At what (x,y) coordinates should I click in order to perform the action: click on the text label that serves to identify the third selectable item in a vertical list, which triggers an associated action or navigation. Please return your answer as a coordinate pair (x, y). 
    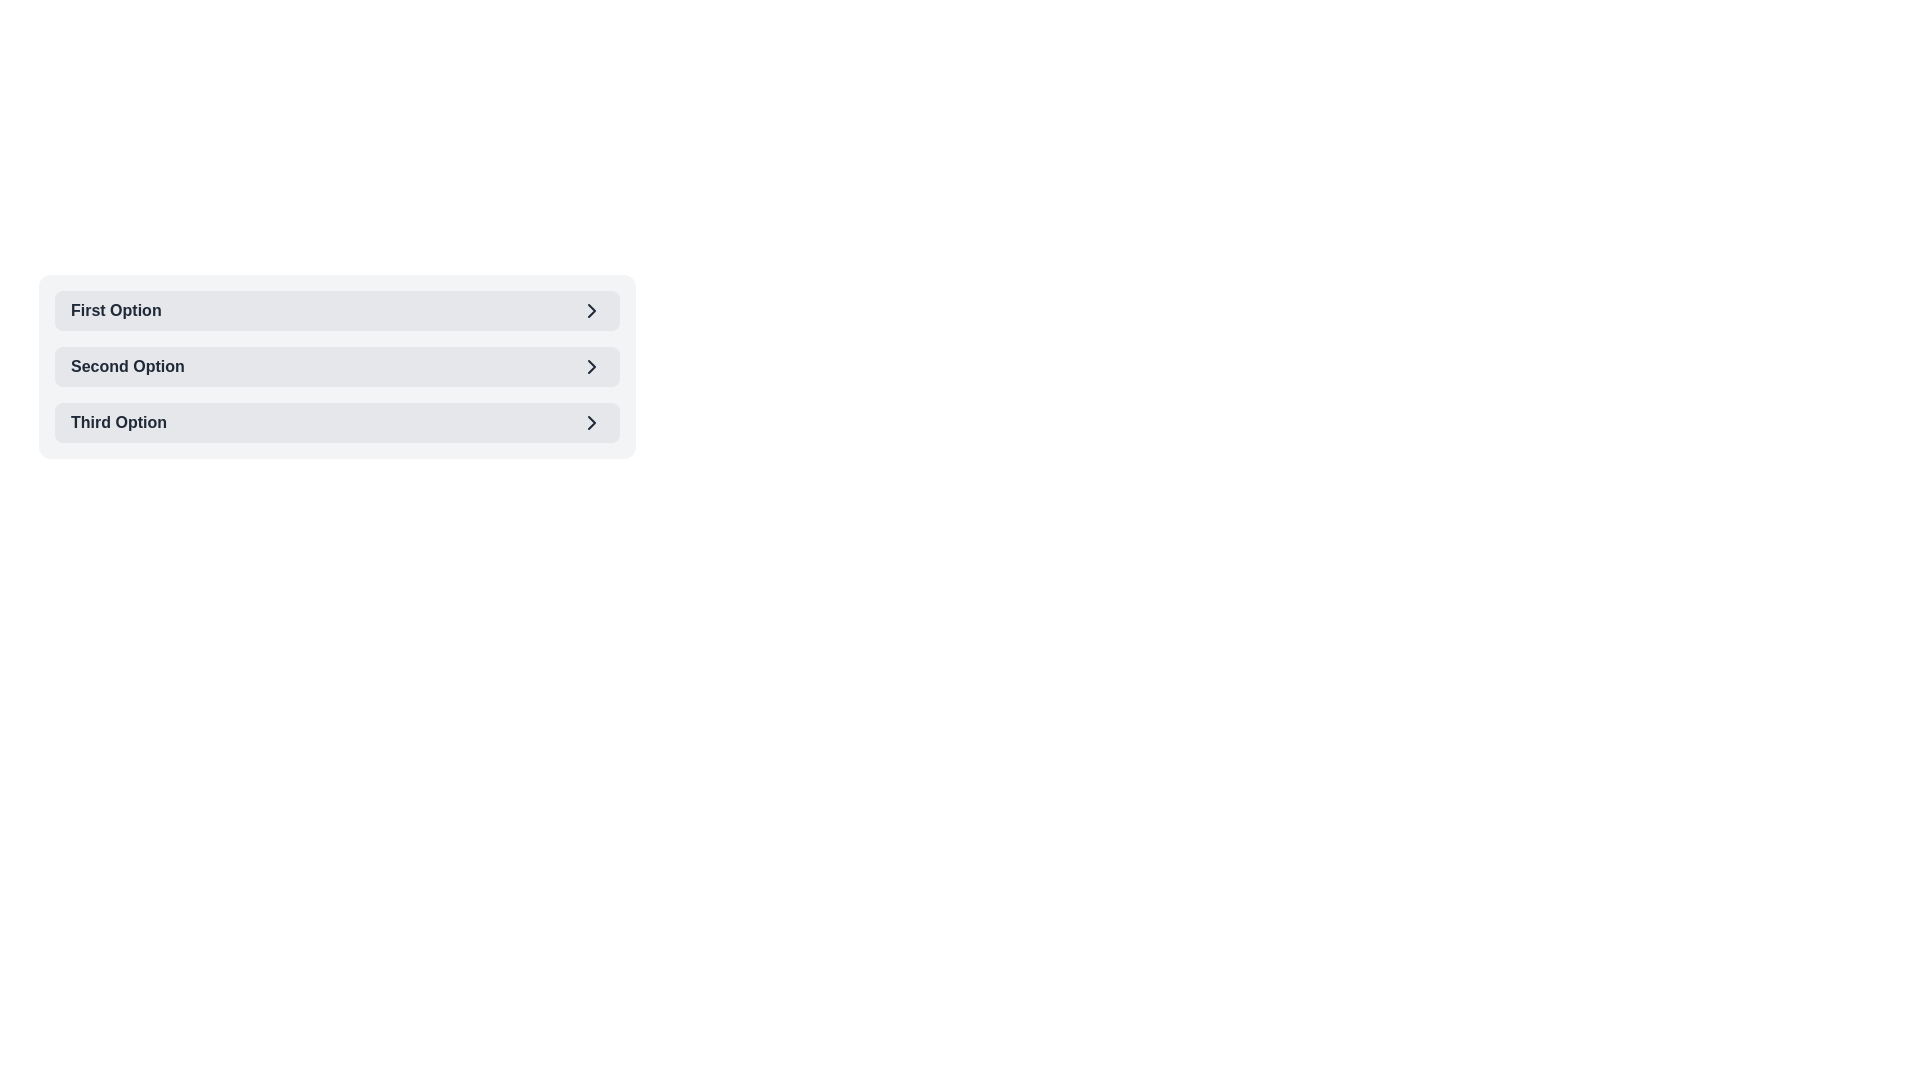
    Looking at the image, I should click on (118, 422).